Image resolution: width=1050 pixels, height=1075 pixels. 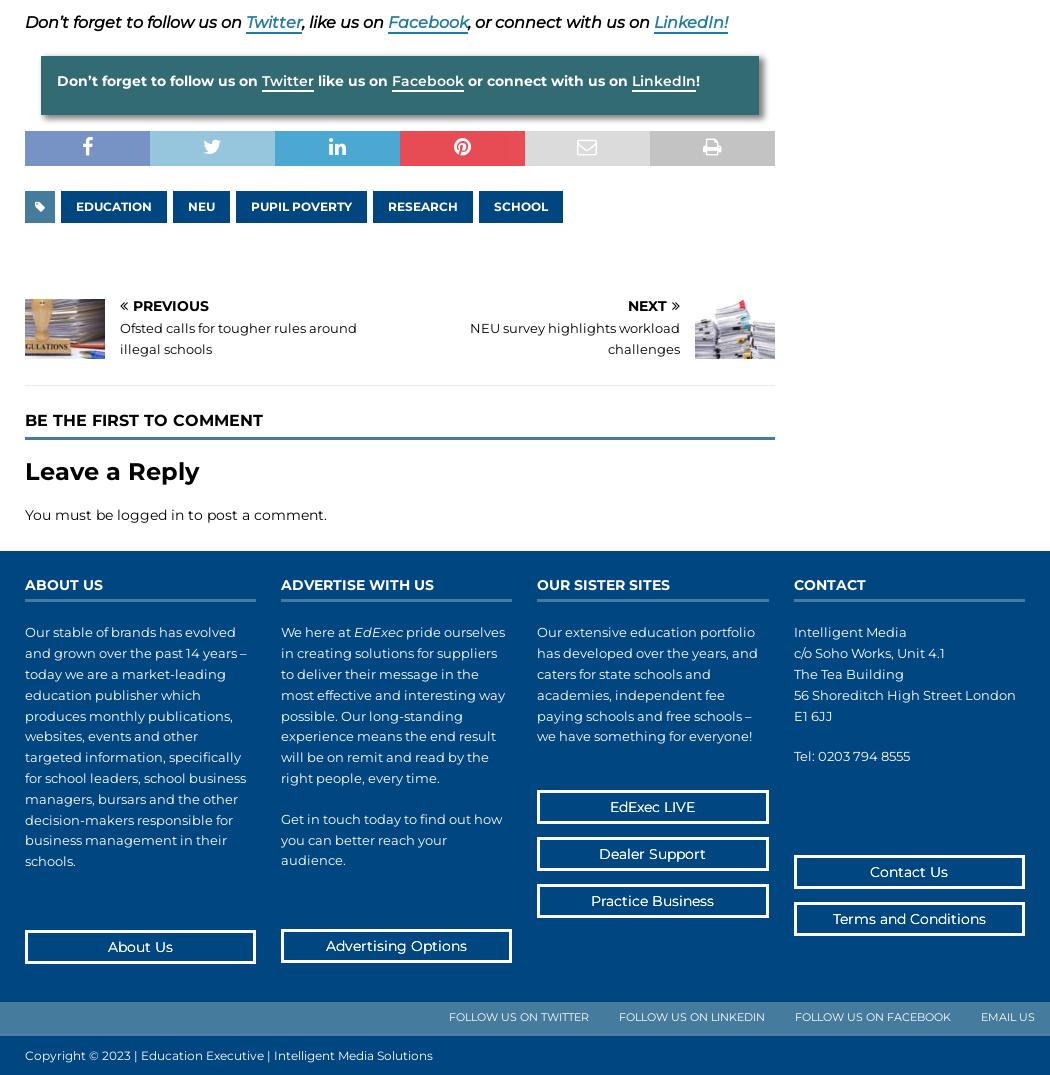 What do you see at coordinates (663, 79) in the screenshot?
I see `'LinkedIn'` at bounding box center [663, 79].